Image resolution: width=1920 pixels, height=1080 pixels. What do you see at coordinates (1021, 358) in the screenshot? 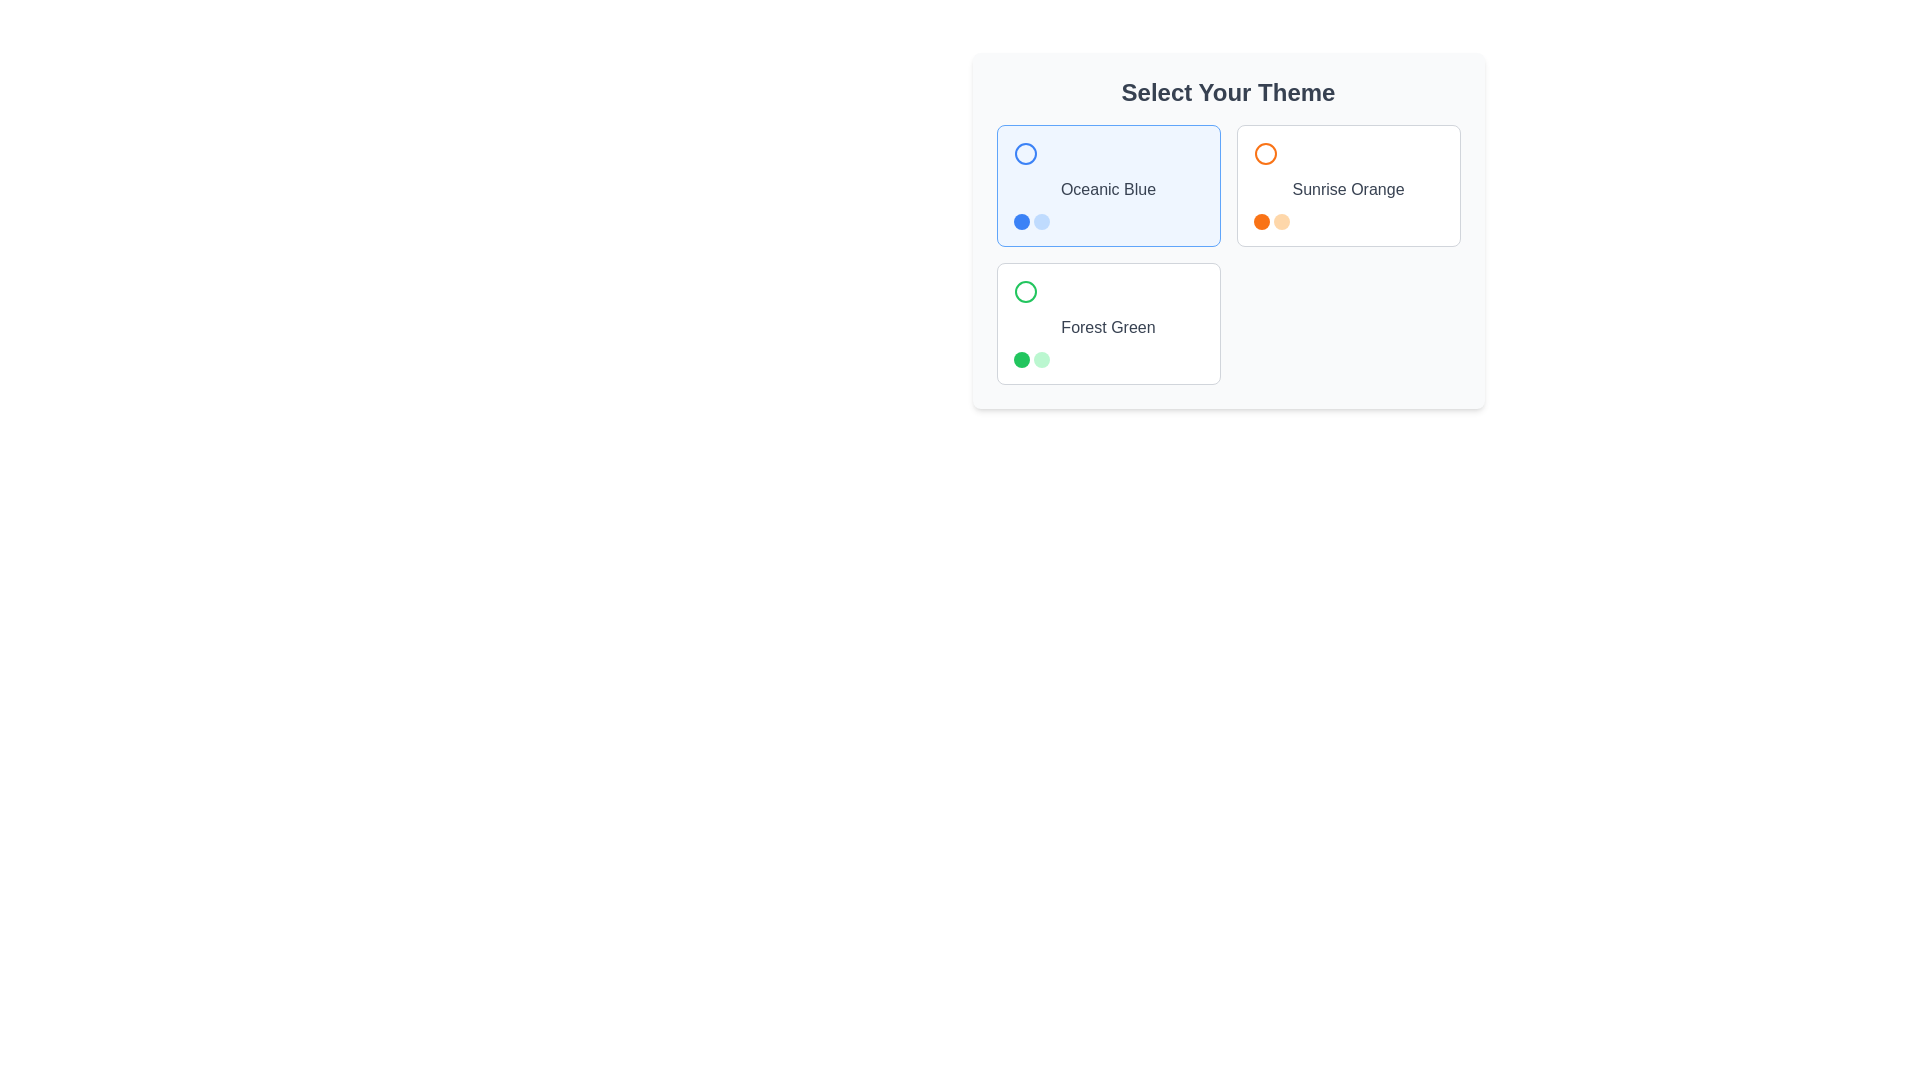
I see `the first circular visual indicator styled with a green color, located under the 'Forest Green' theme option` at bounding box center [1021, 358].